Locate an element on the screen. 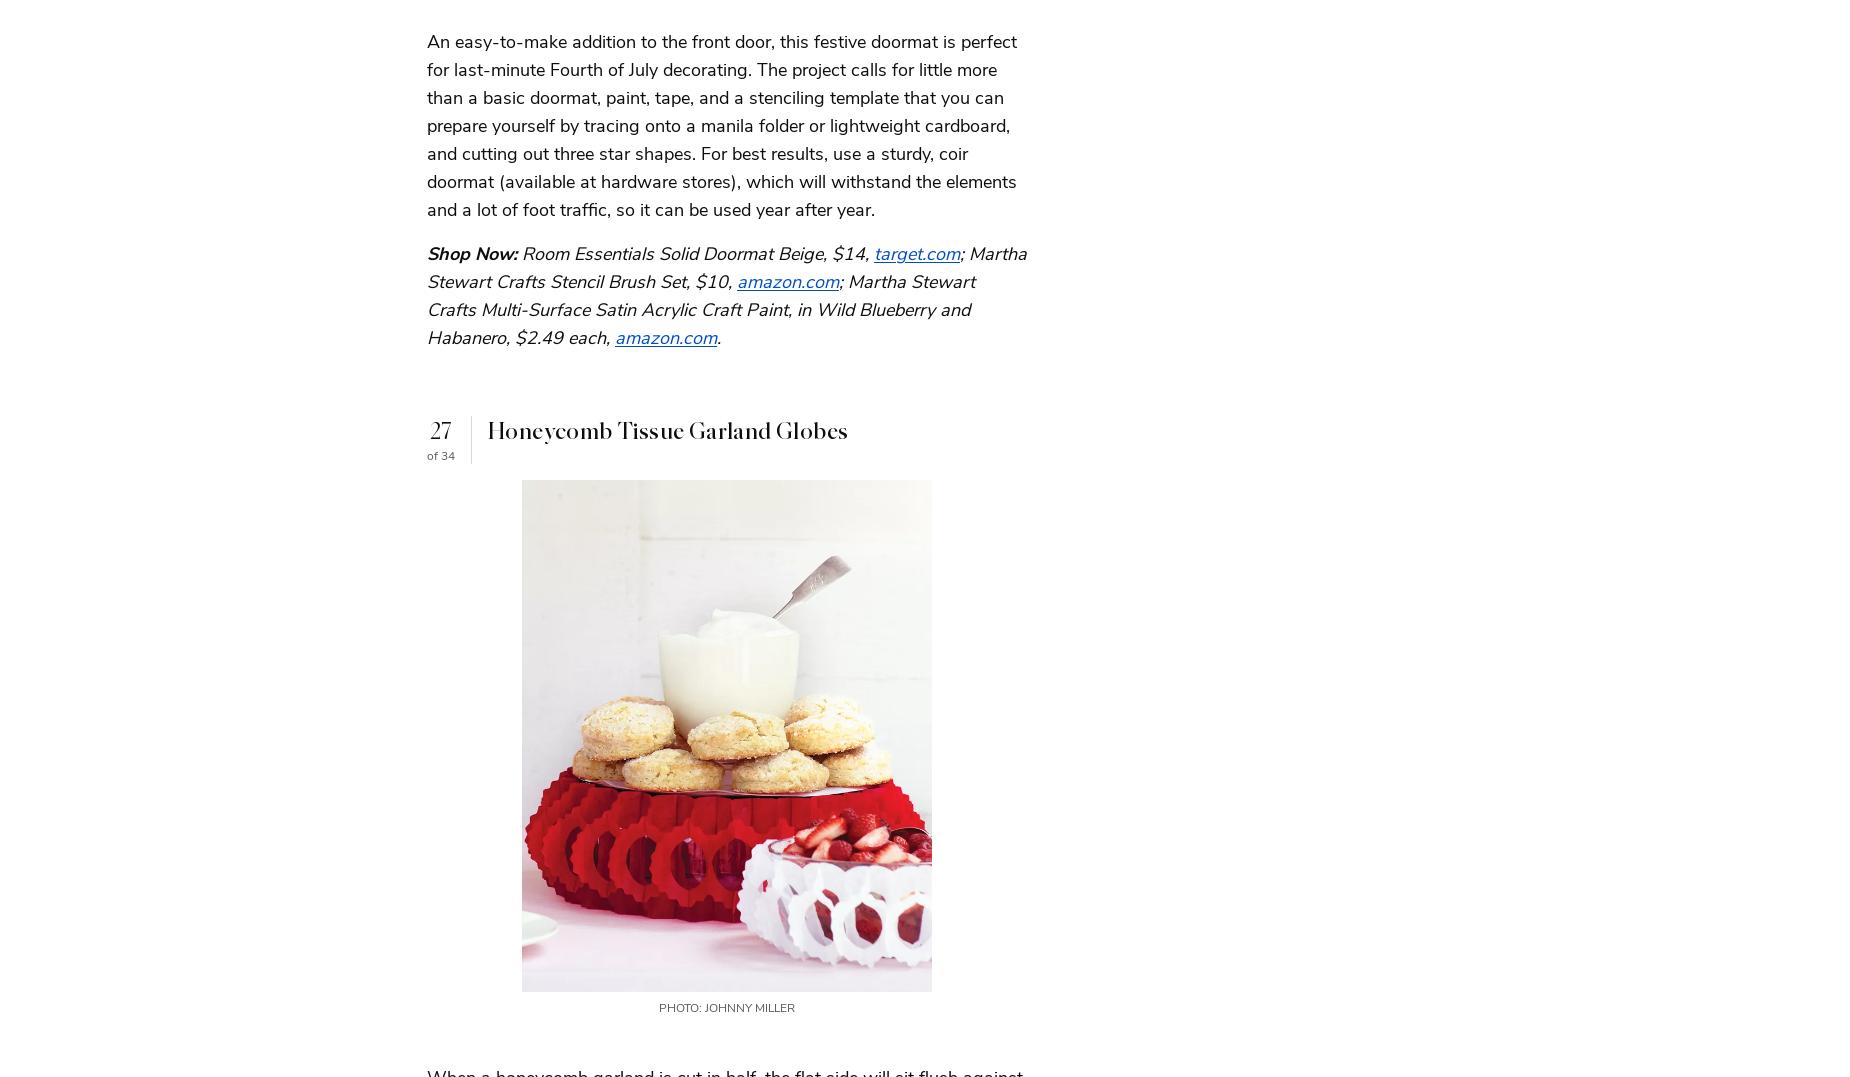 This screenshot has width=1850, height=1077. 'of 34' is located at coordinates (440, 454).